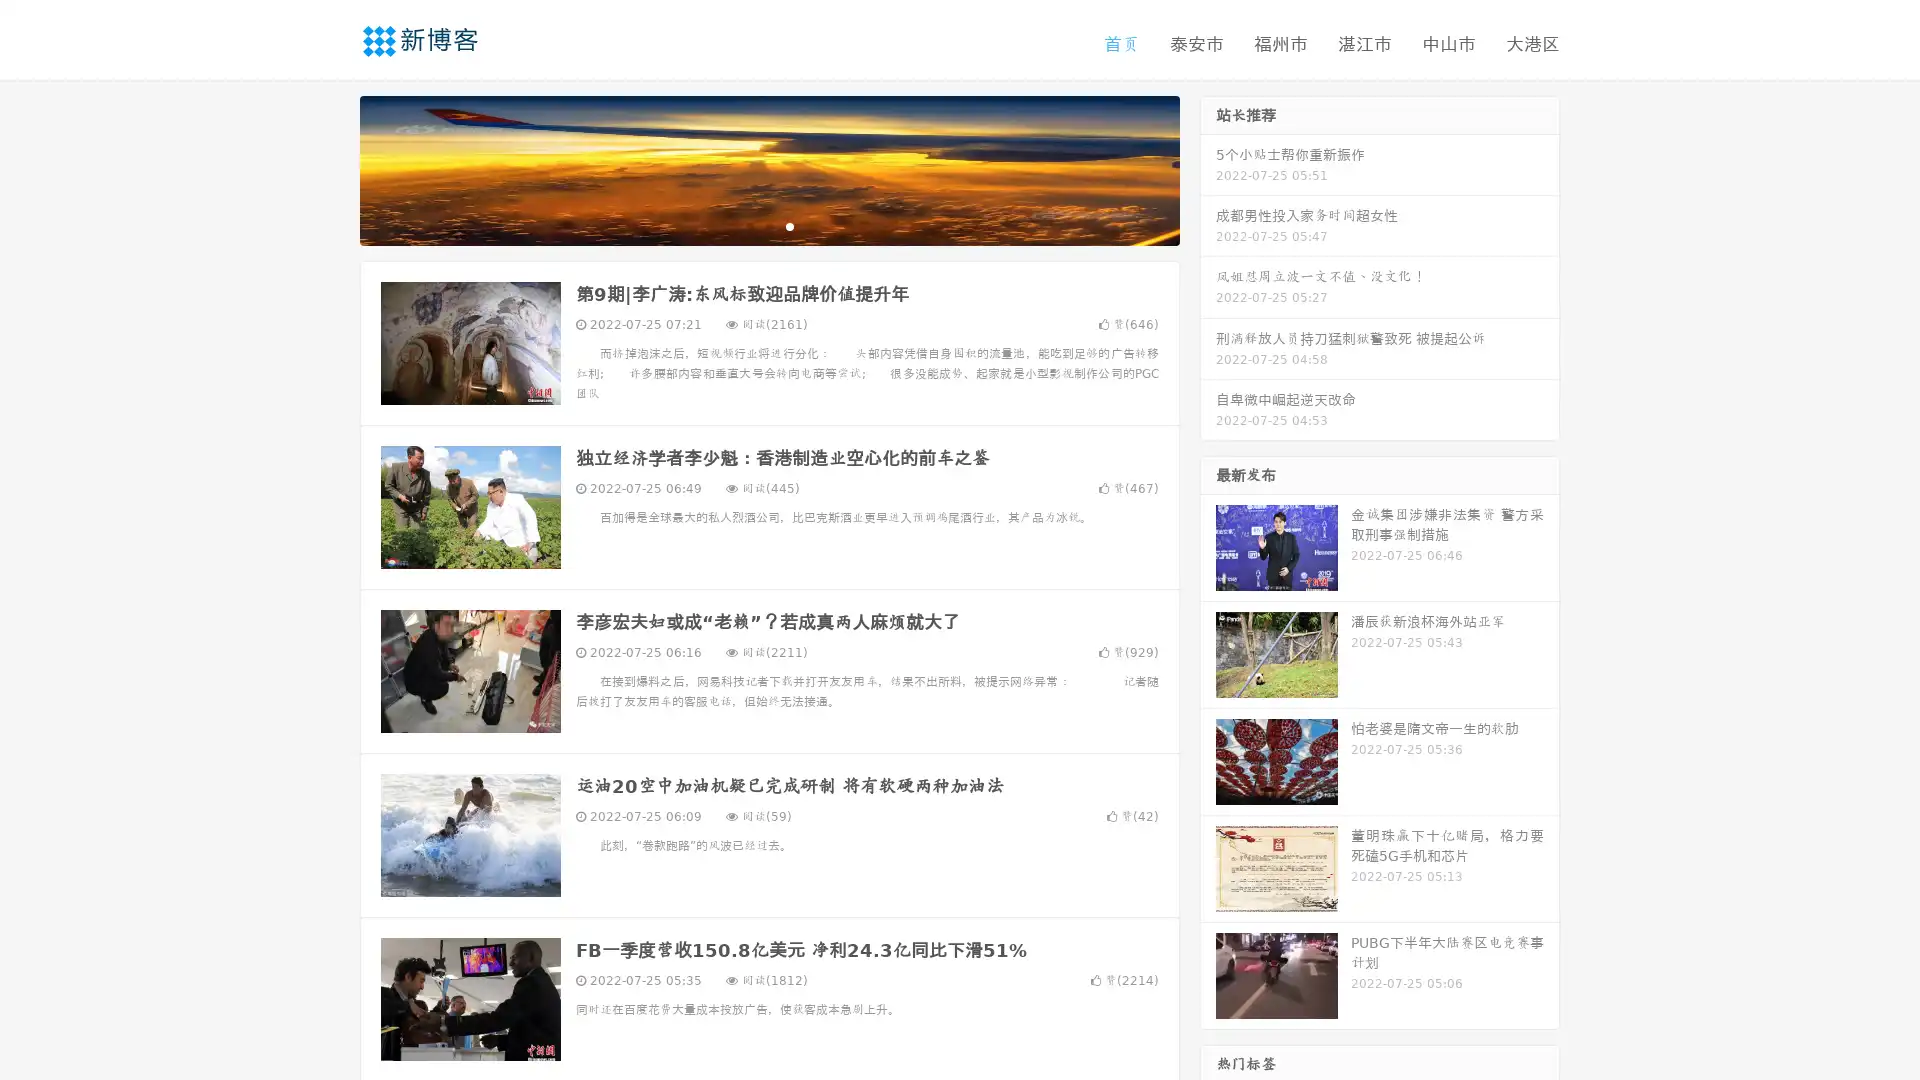  Describe the element at coordinates (1208, 168) in the screenshot. I see `Next slide` at that location.